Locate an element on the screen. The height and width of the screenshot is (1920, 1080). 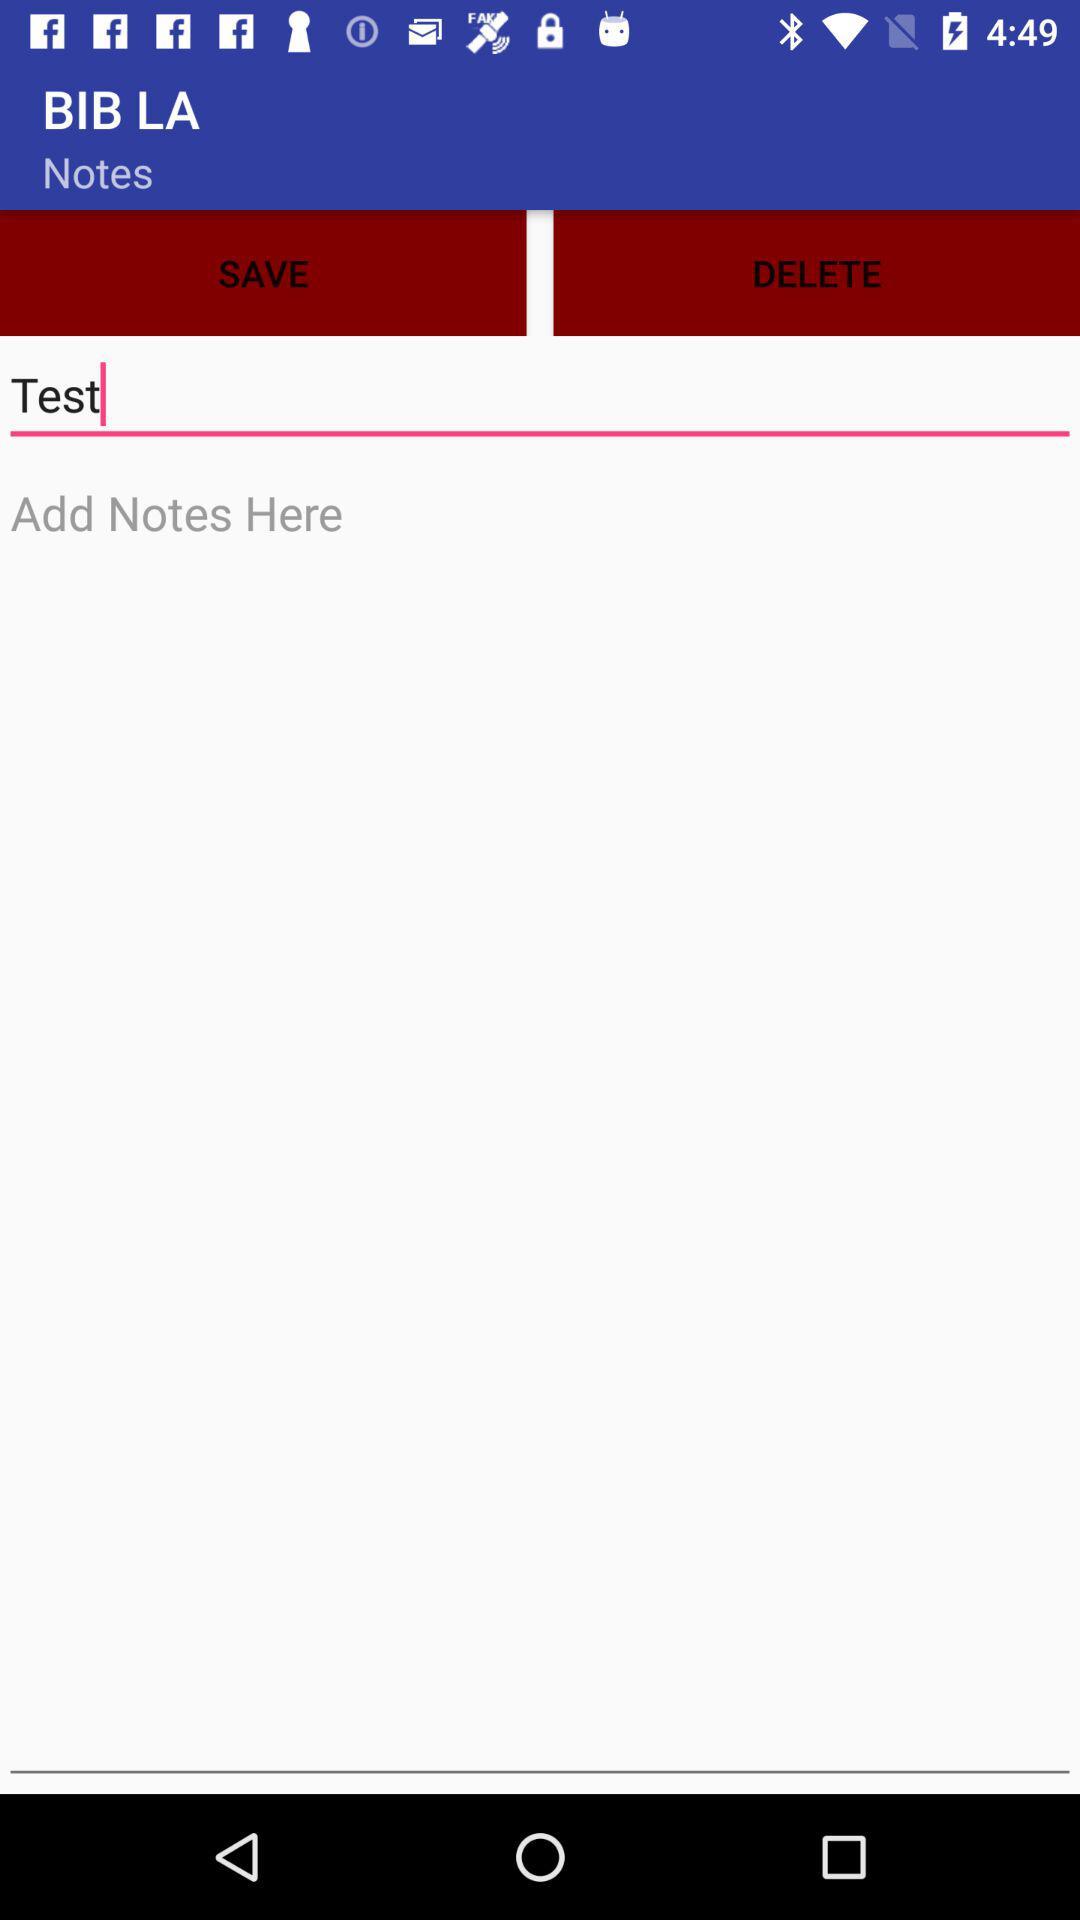
the icon below save icon is located at coordinates (540, 395).